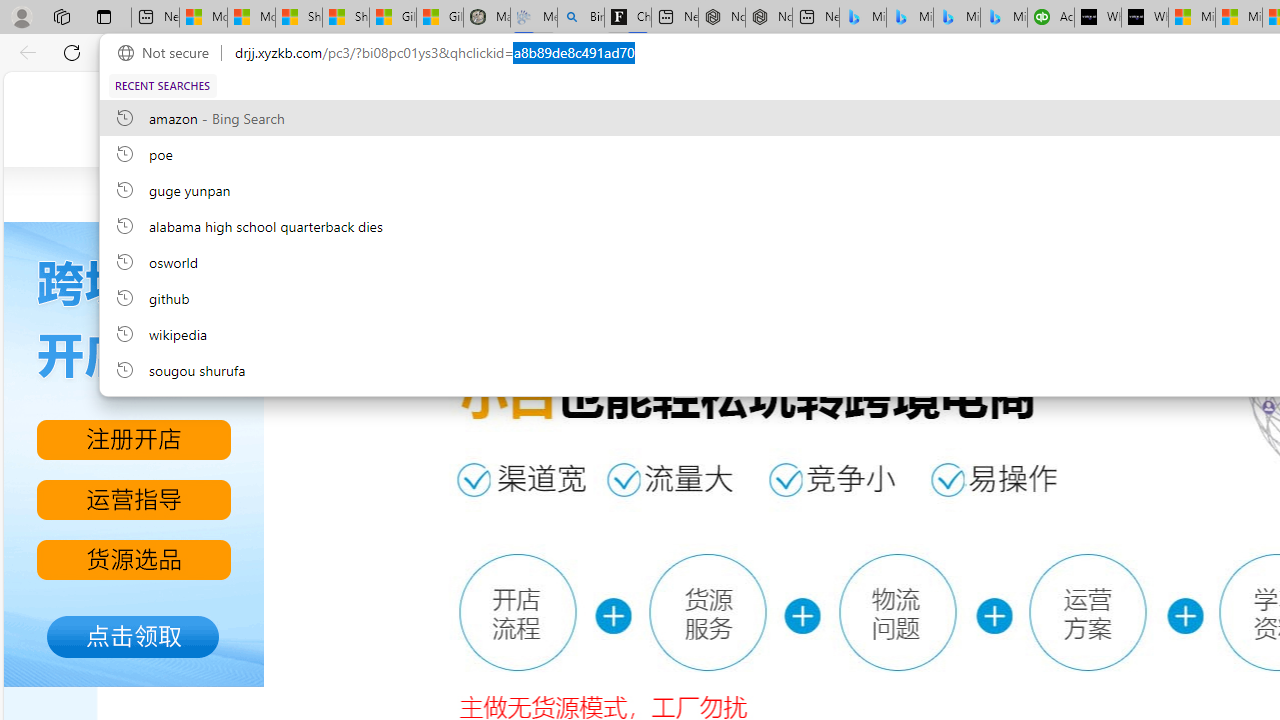 Image resolution: width=1280 pixels, height=720 pixels. Describe the element at coordinates (909, 17) in the screenshot. I see `'Microsoft Bing Travel - Stays in Bangkok, Bangkok, Thailand'` at that location.